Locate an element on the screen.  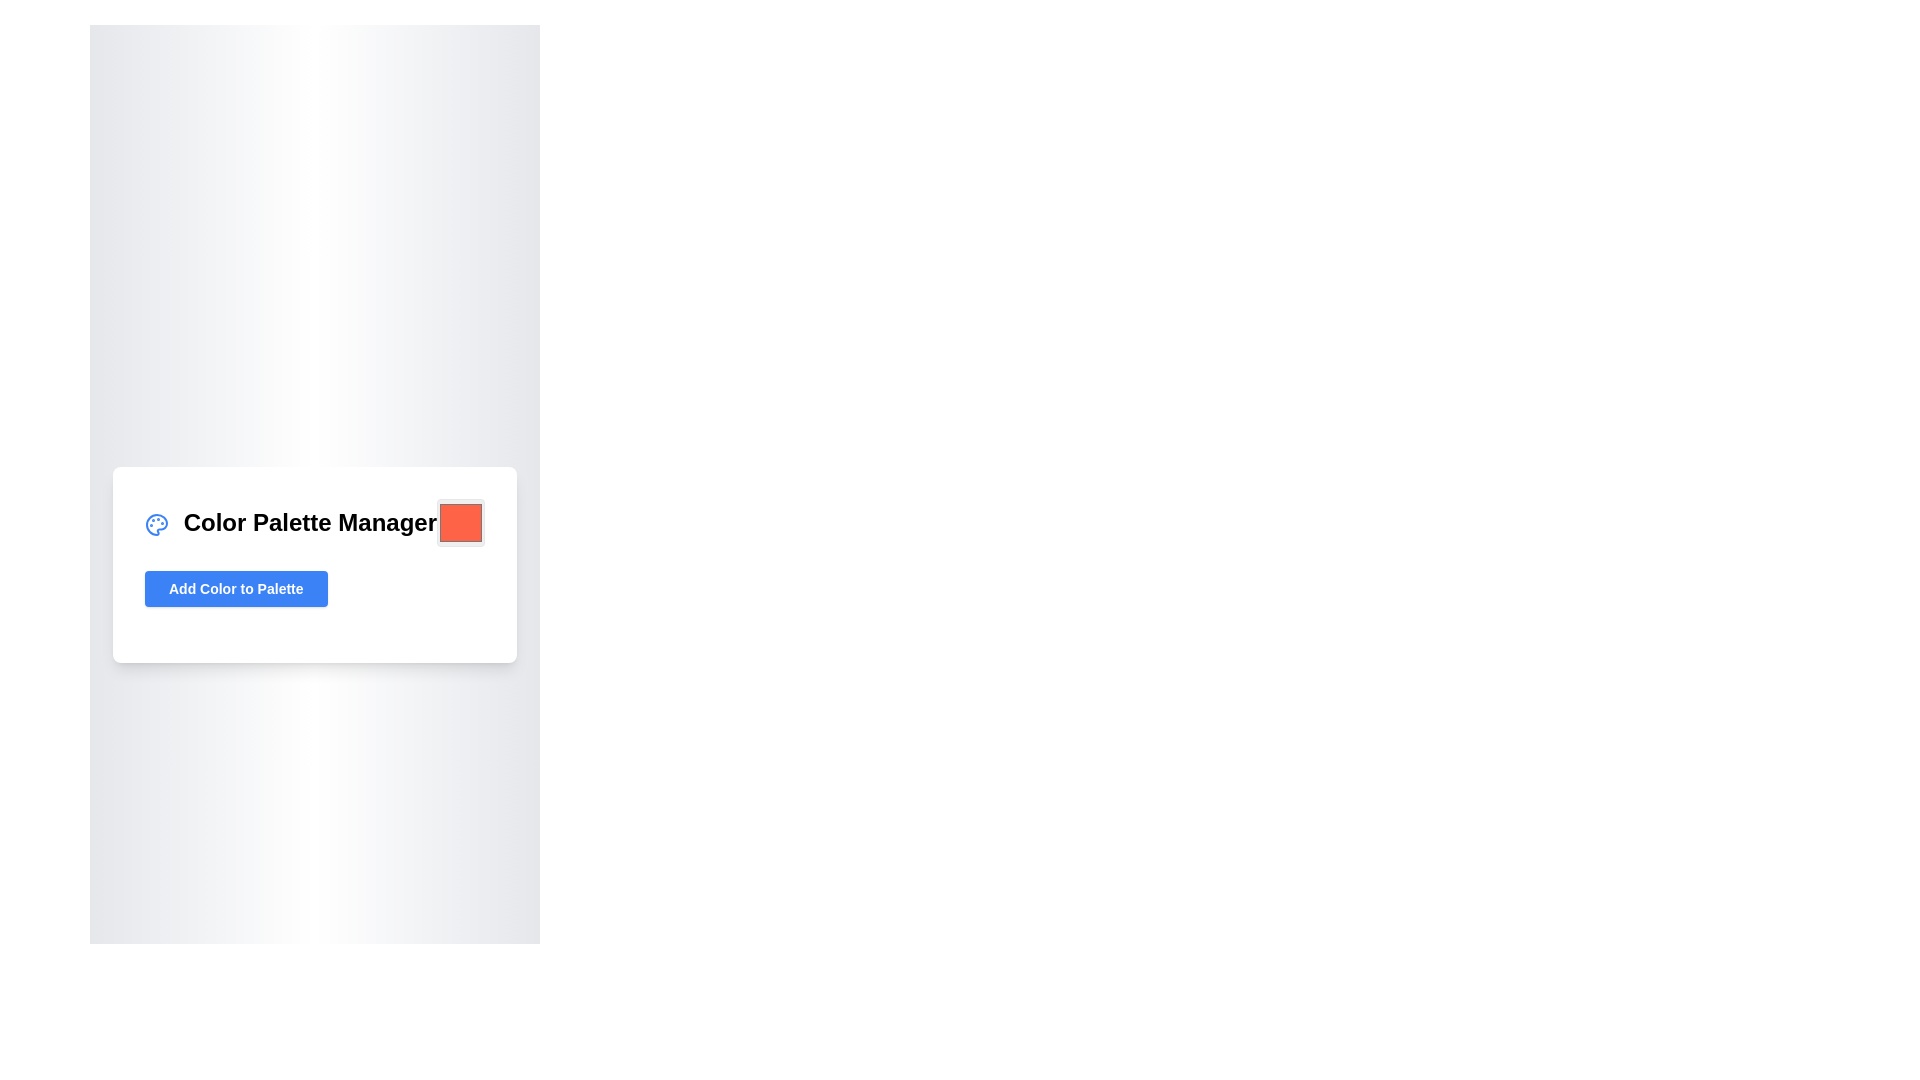
the Text label located at the top of the card-like box, which helps users understand the section's purpose, positioned with a blue icon to its left and a color input box to its right is located at coordinates (290, 522).